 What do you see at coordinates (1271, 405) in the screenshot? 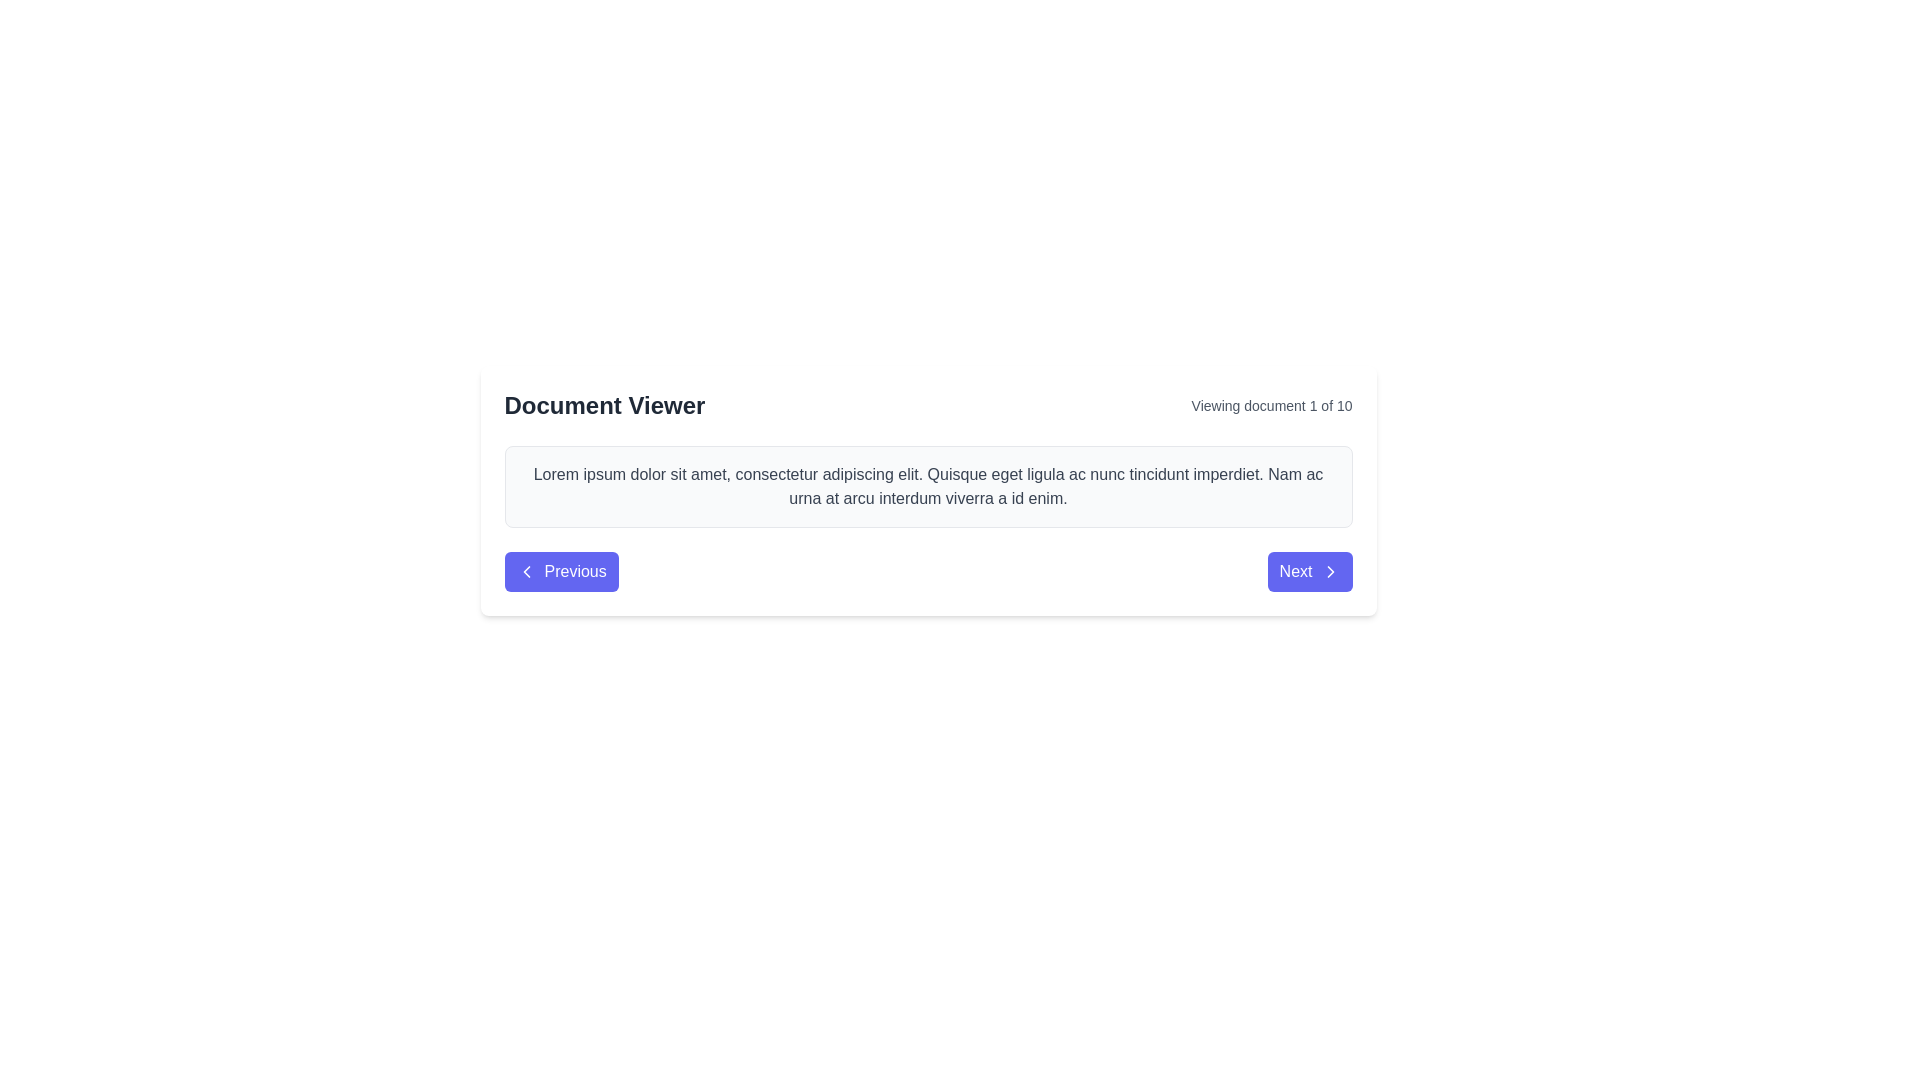
I see `the informational text label displaying the current document number in the Document Viewer` at bounding box center [1271, 405].